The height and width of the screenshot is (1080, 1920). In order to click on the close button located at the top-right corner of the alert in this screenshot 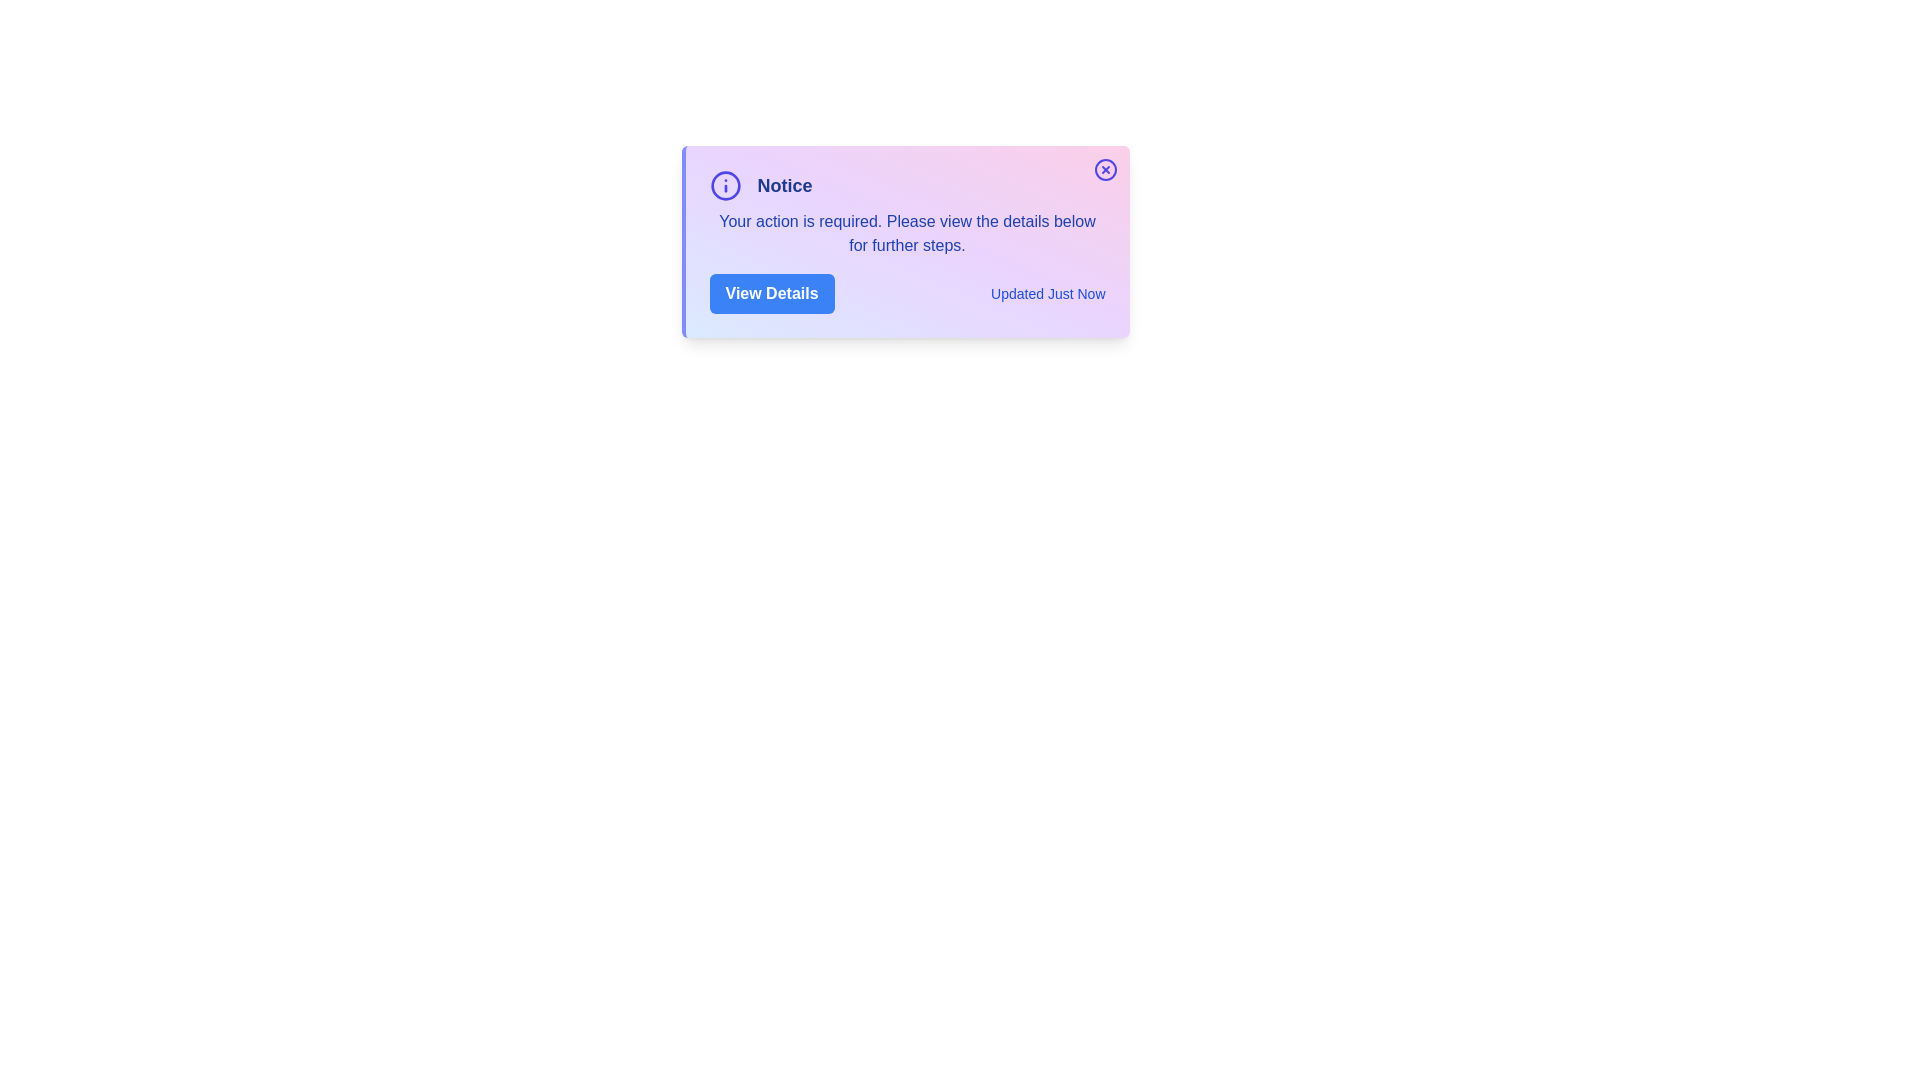, I will do `click(1104, 168)`.